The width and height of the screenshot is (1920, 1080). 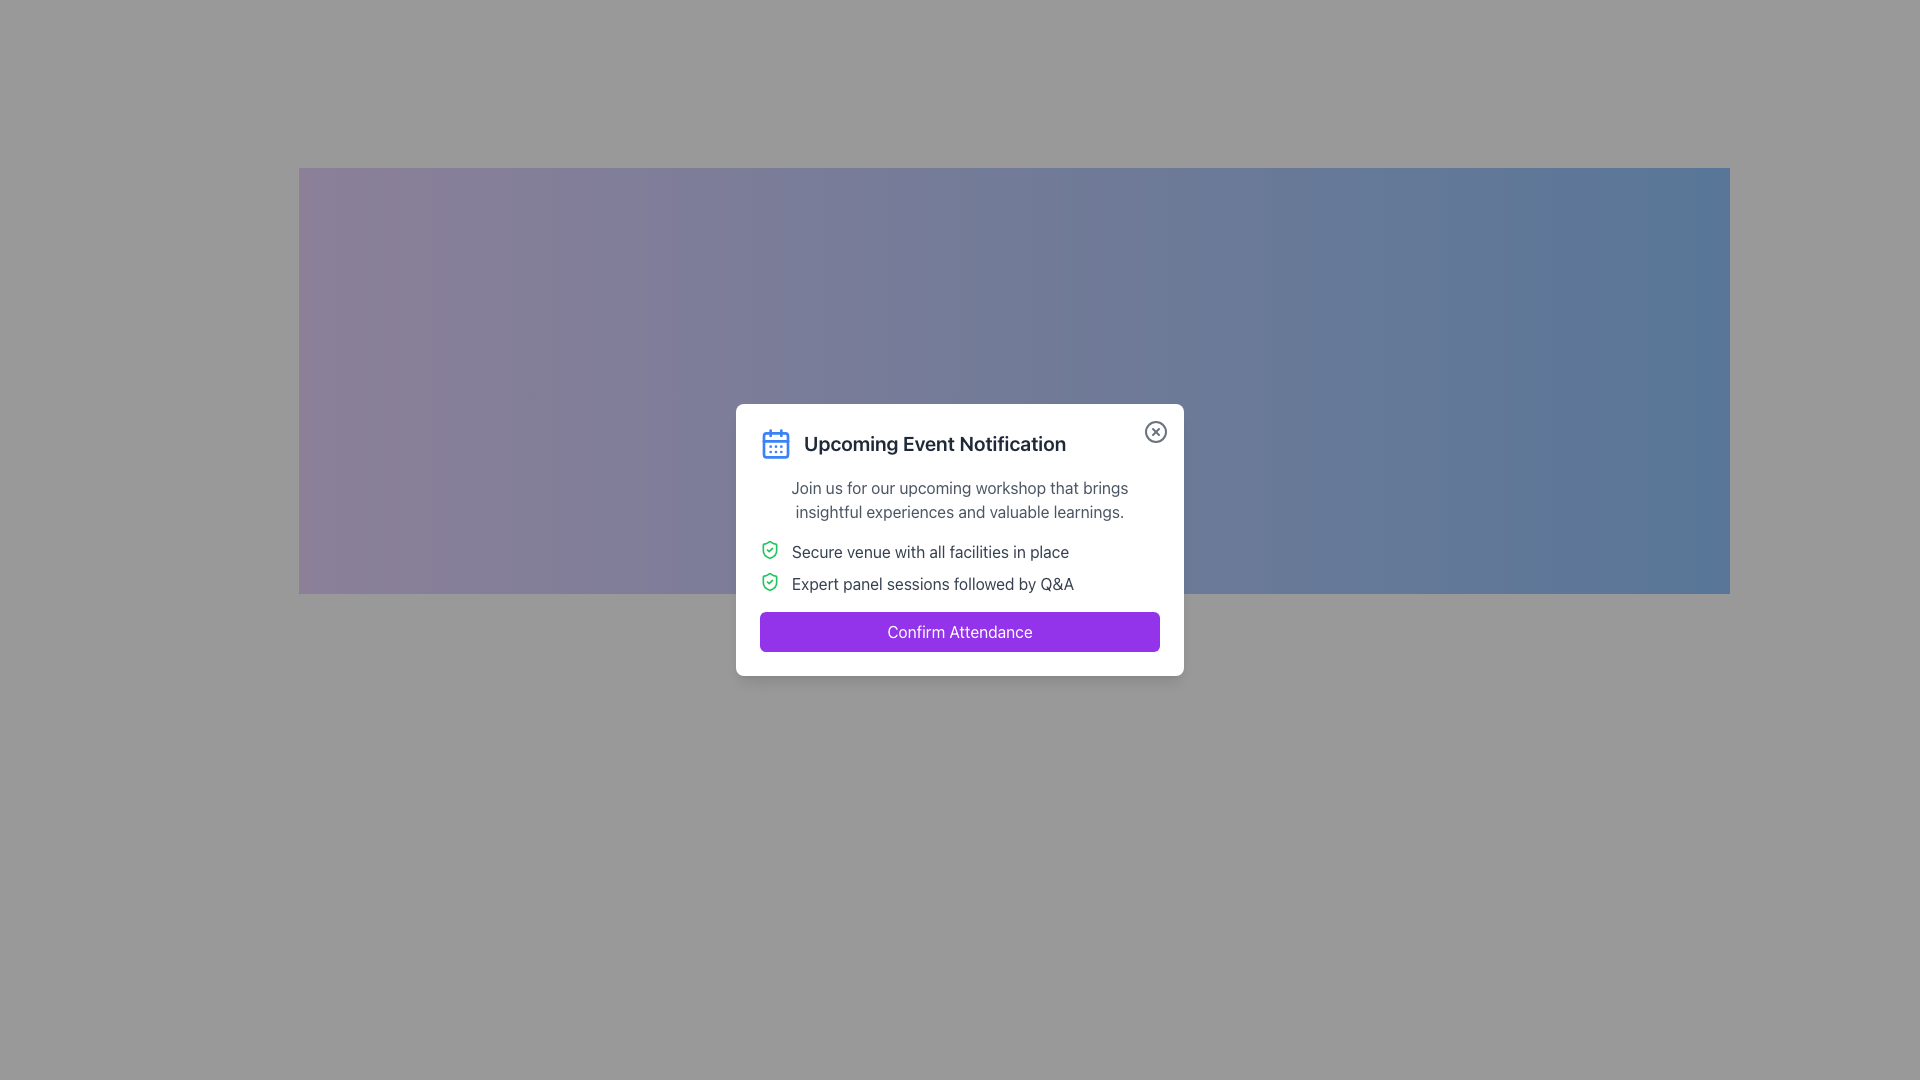 I want to click on the Heading with icon that serves as a title for the notification card, positioned at the top of the card above descriptive text and a button, so click(x=960, y=442).